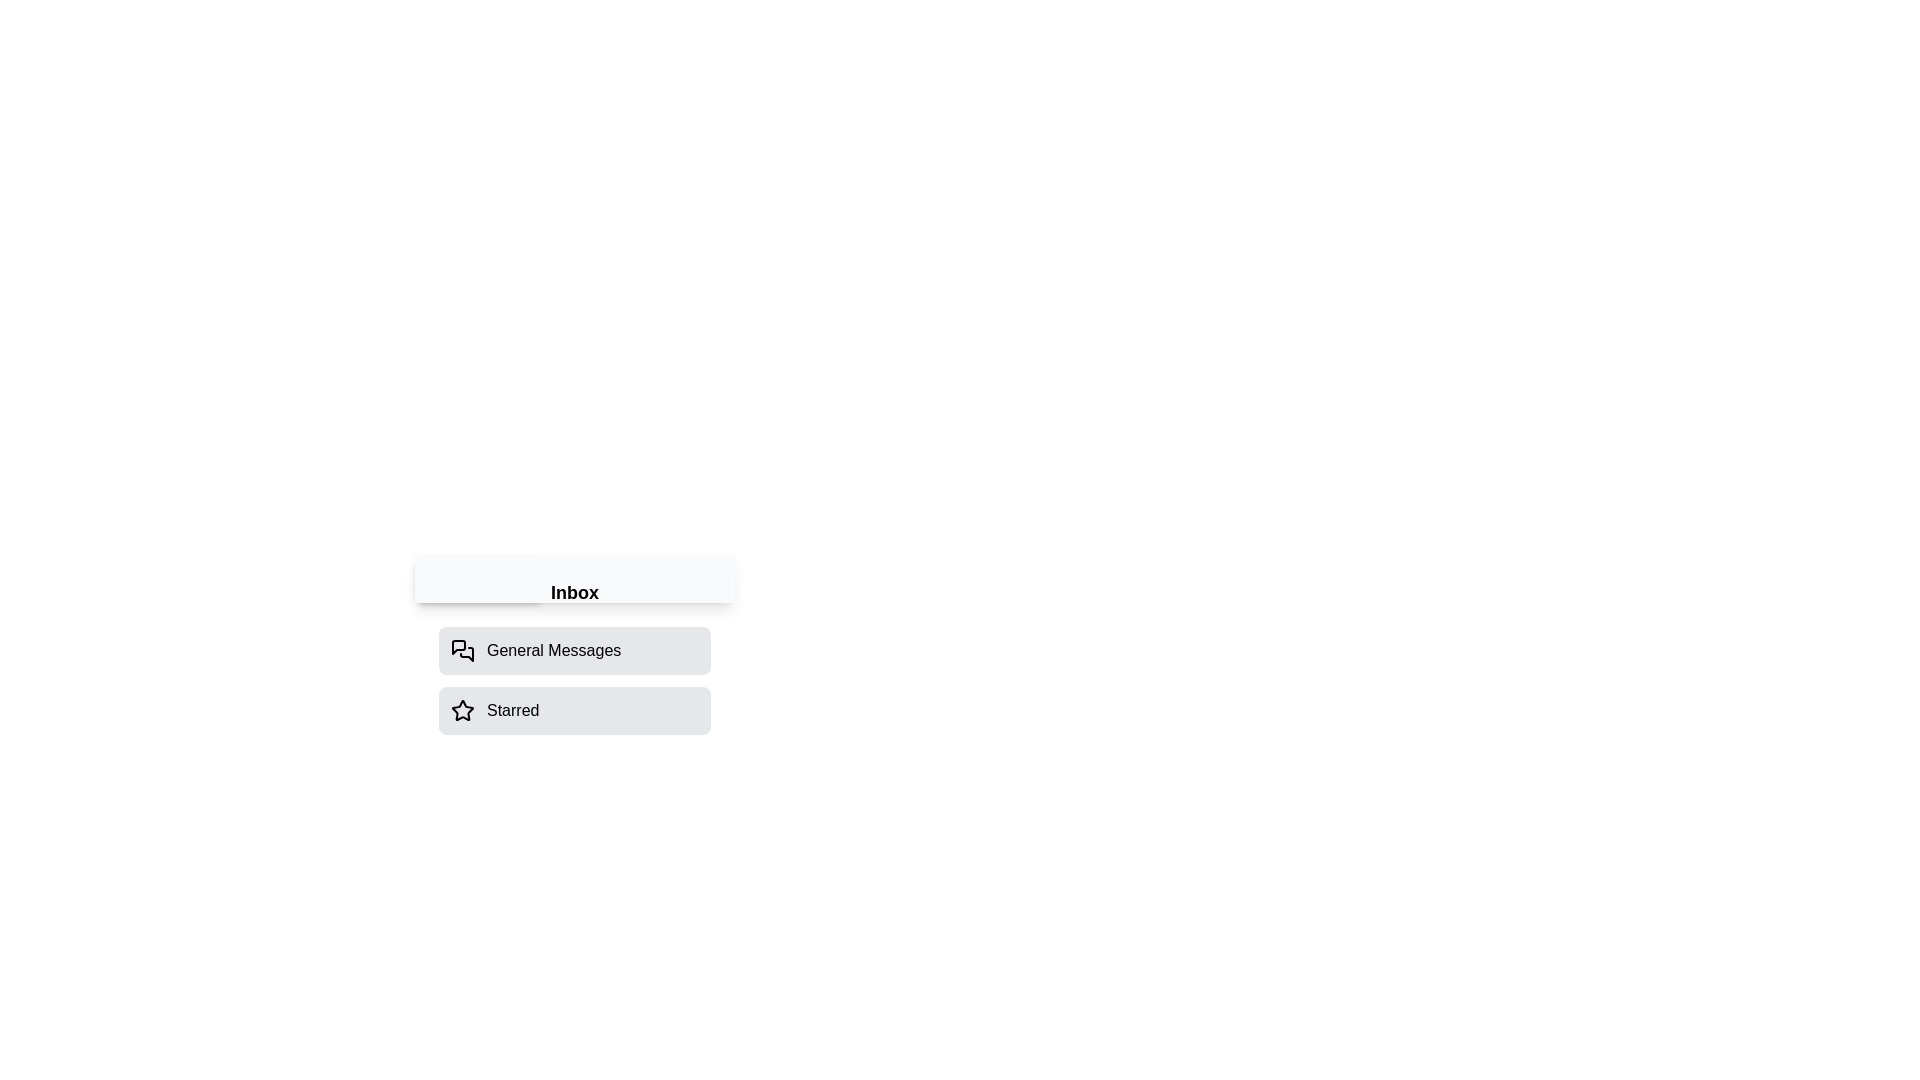 This screenshot has height=1080, width=1920. Describe the element at coordinates (574, 592) in the screenshot. I see `the 'Inbox' header text to select it` at that location.